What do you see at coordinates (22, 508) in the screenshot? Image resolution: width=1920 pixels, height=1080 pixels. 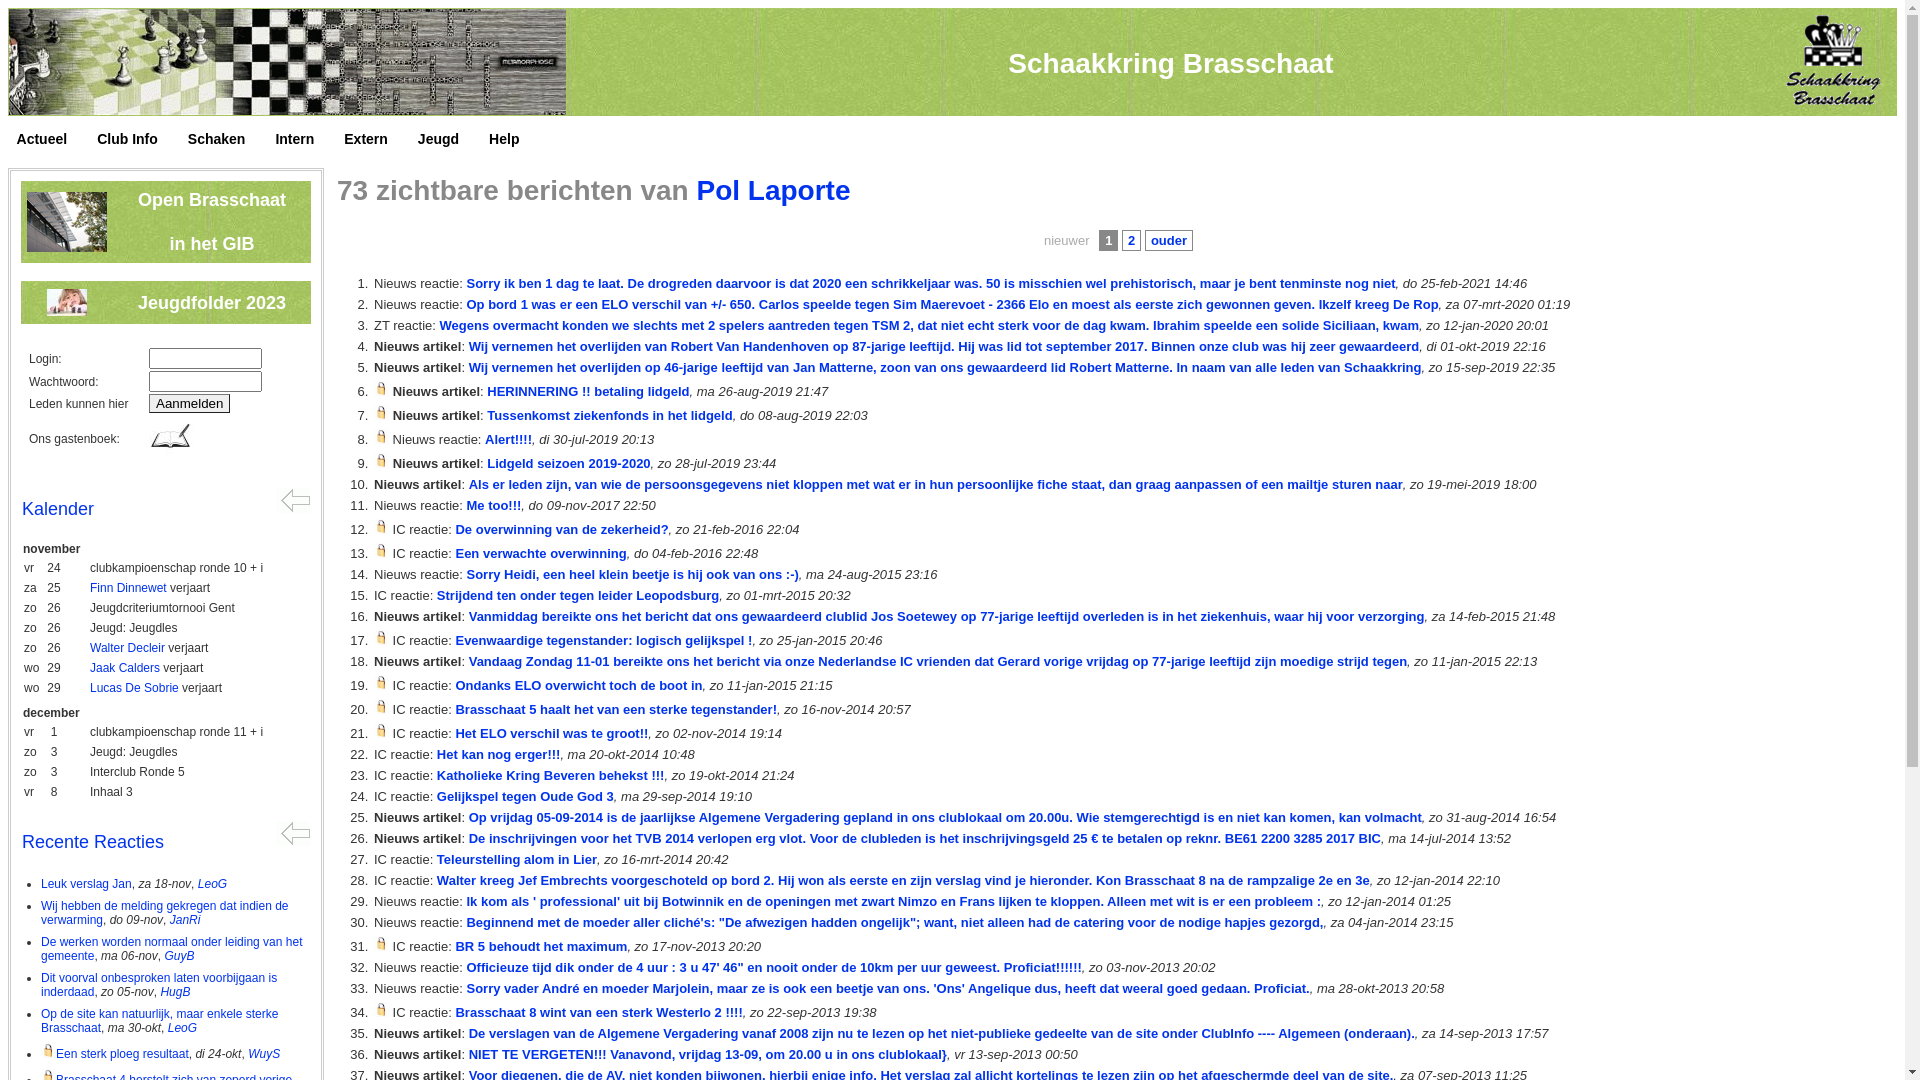 I see `'Kalender'` at bounding box center [22, 508].